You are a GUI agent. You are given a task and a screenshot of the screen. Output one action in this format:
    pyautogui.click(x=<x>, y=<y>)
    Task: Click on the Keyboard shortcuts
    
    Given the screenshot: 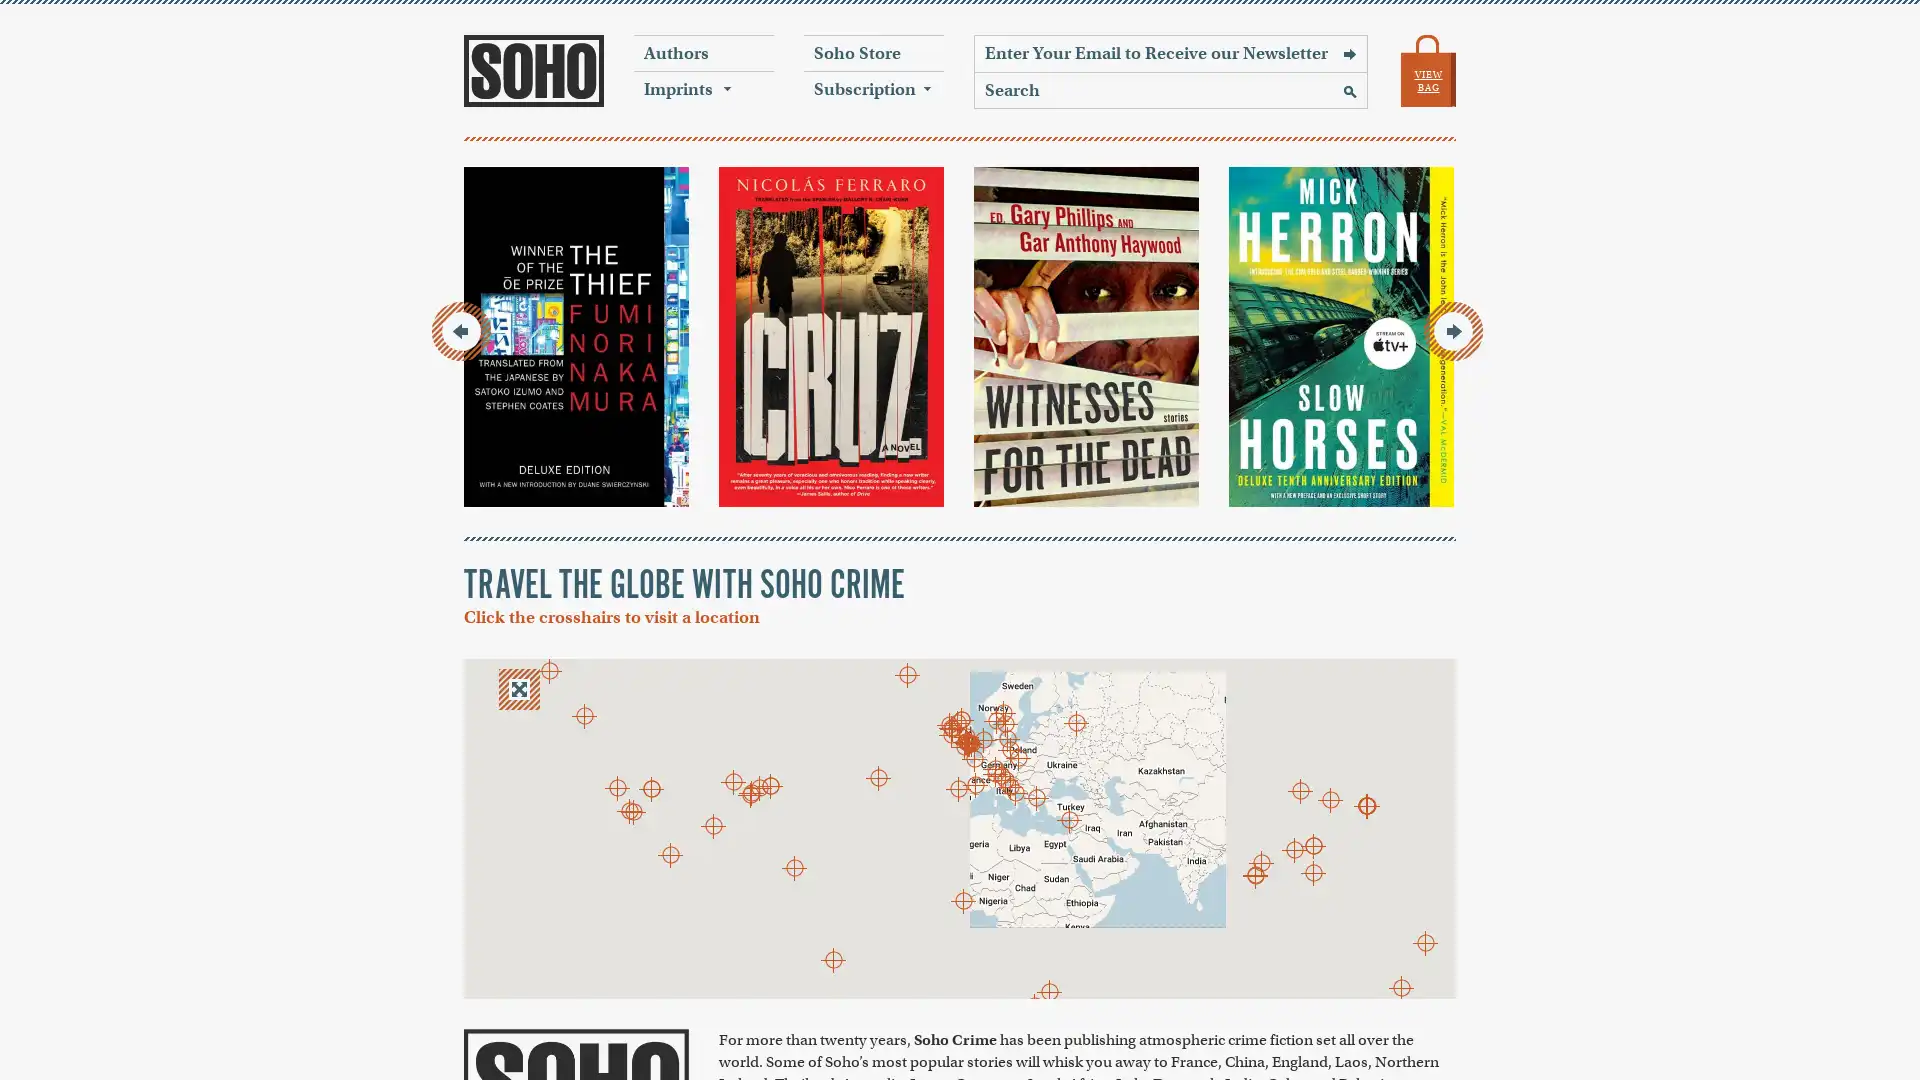 What is the action you would take?
    pyautogui.click(x=1250, y=991)
    